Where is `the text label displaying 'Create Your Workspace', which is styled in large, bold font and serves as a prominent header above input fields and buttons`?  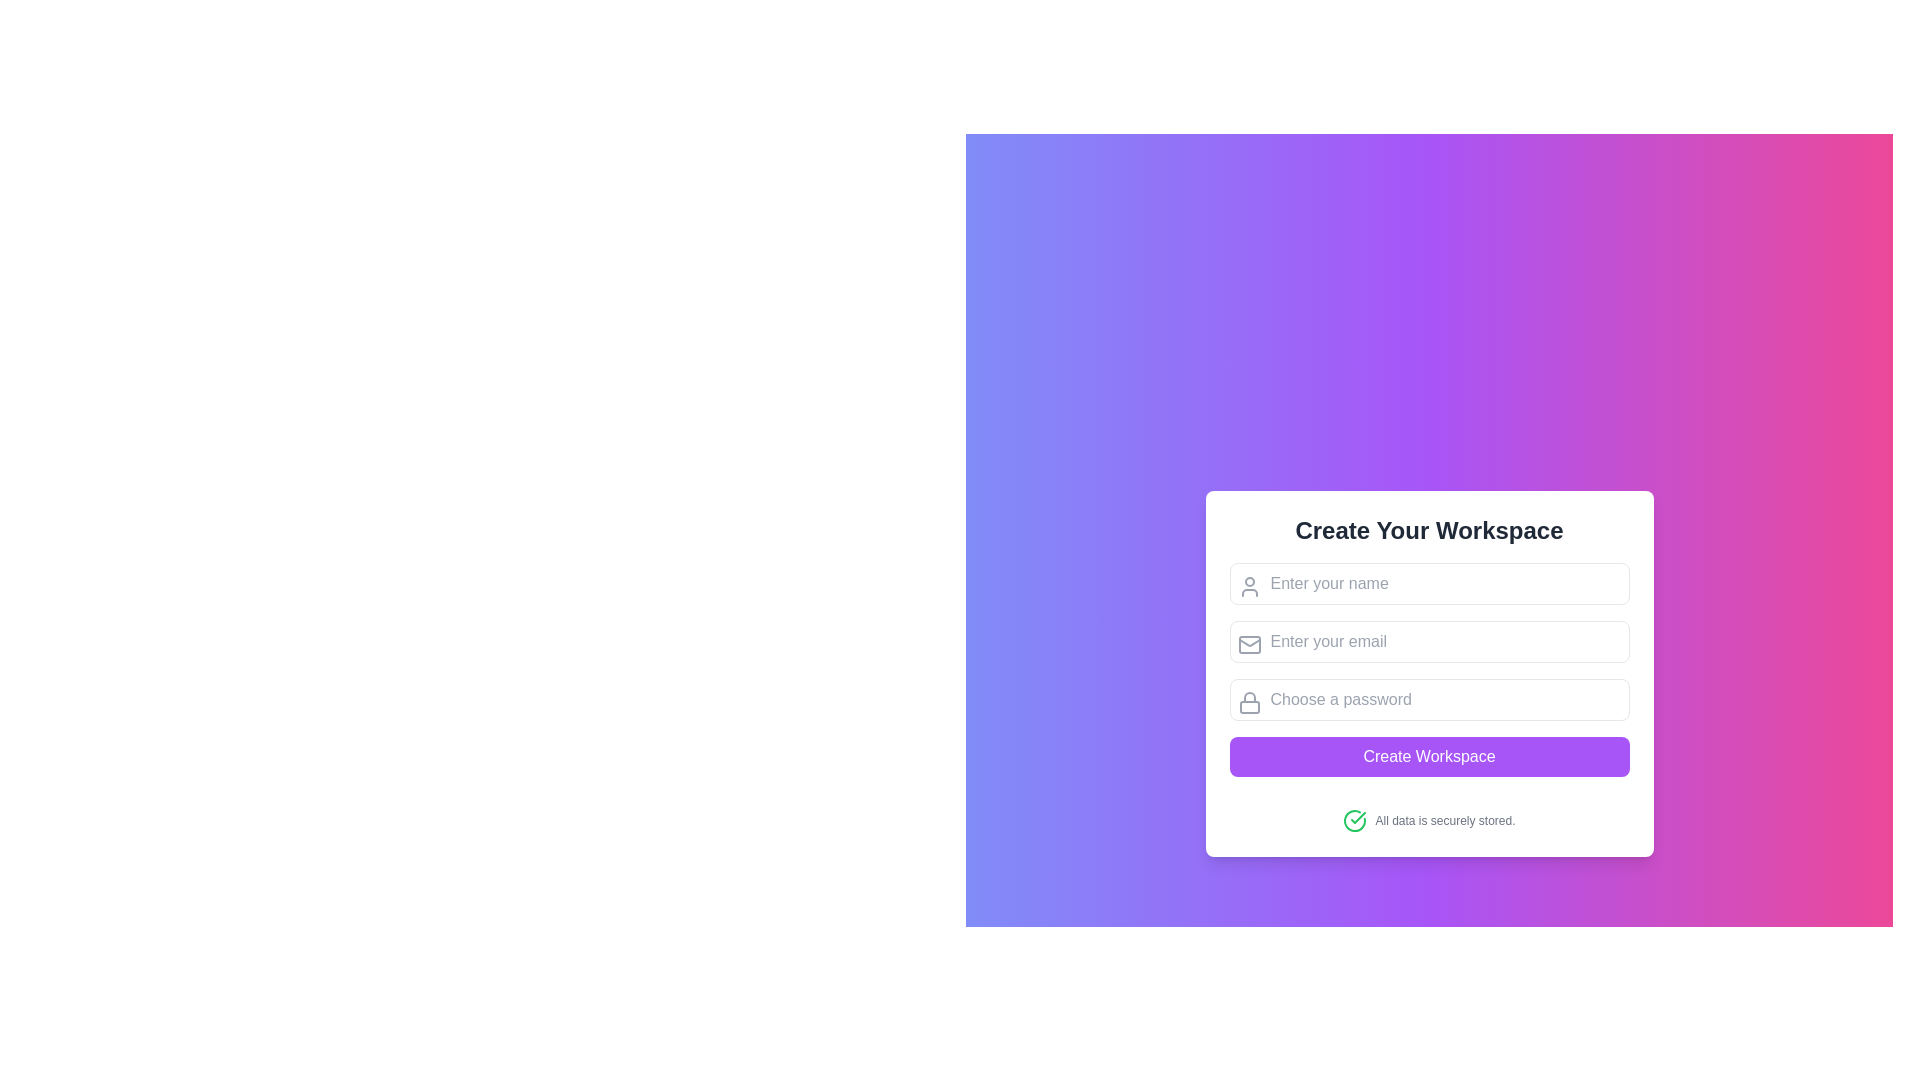 the text label displaying 'Create Your Workspace', which is styled in large, bold font and serves as a prominent header above input fields and buttons is located at coordinates (1428, 530).